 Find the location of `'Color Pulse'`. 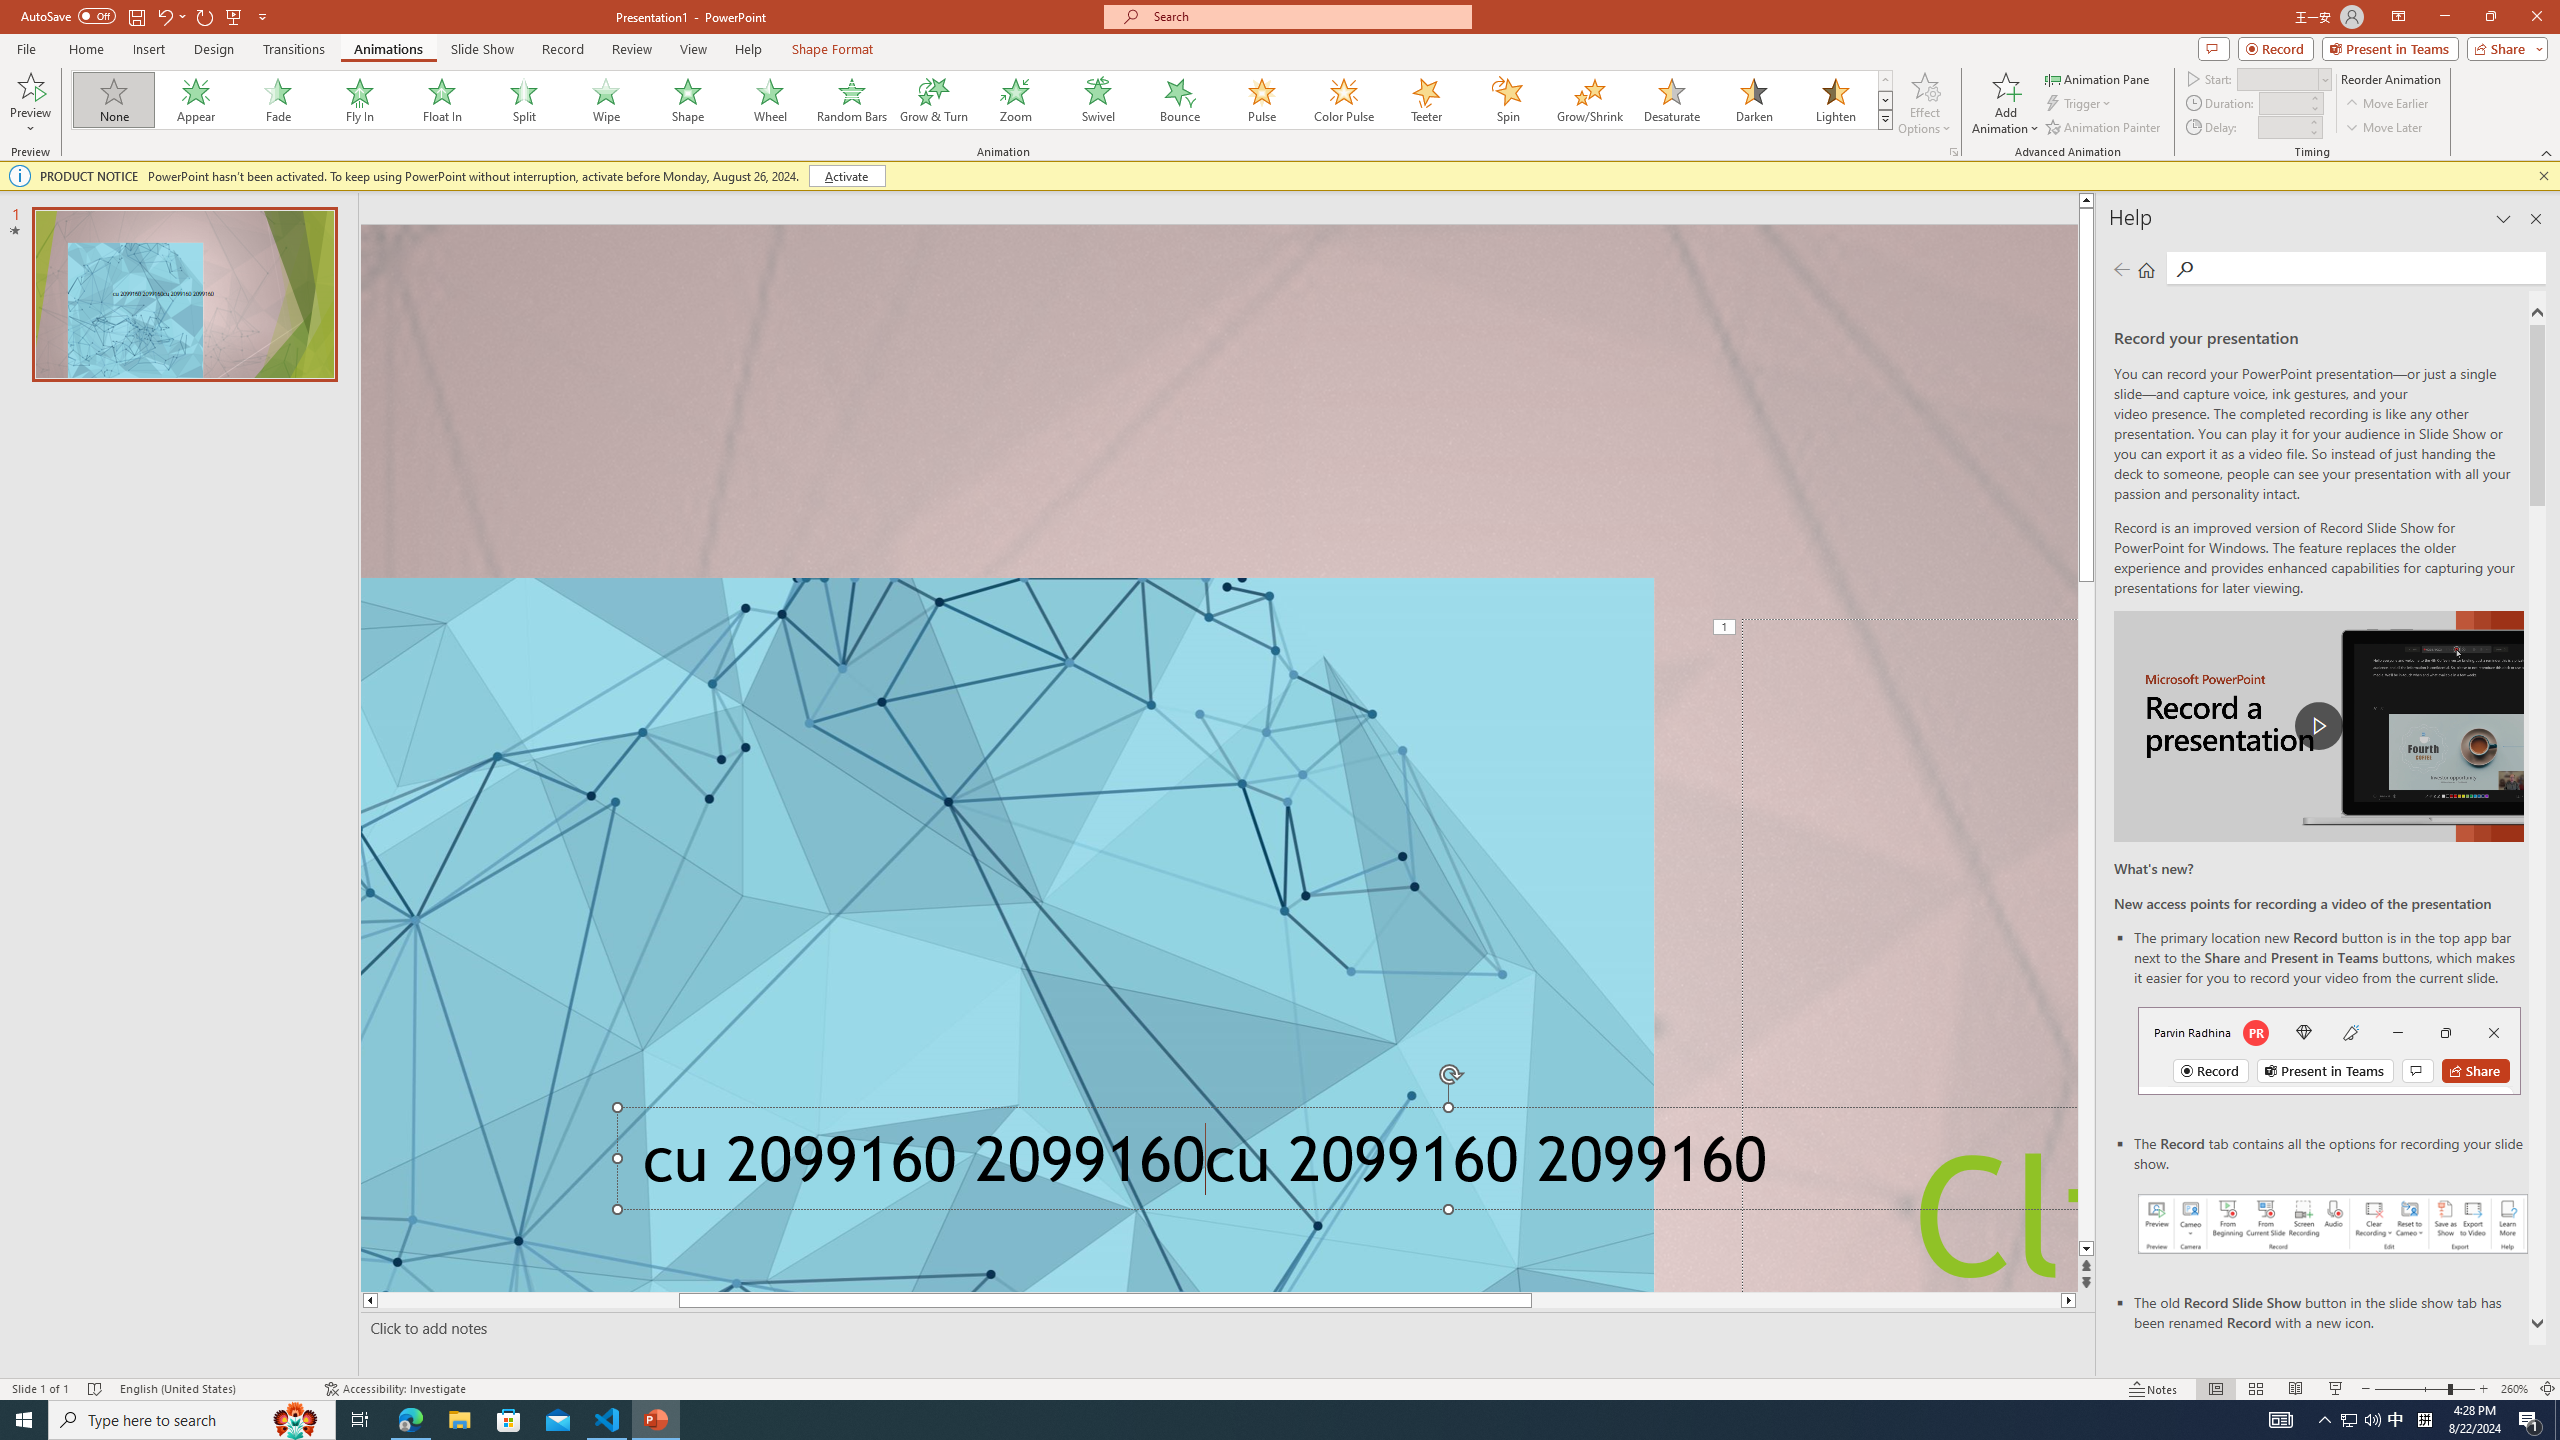

'Color Pulse' is located at coordinates (1344, 99).